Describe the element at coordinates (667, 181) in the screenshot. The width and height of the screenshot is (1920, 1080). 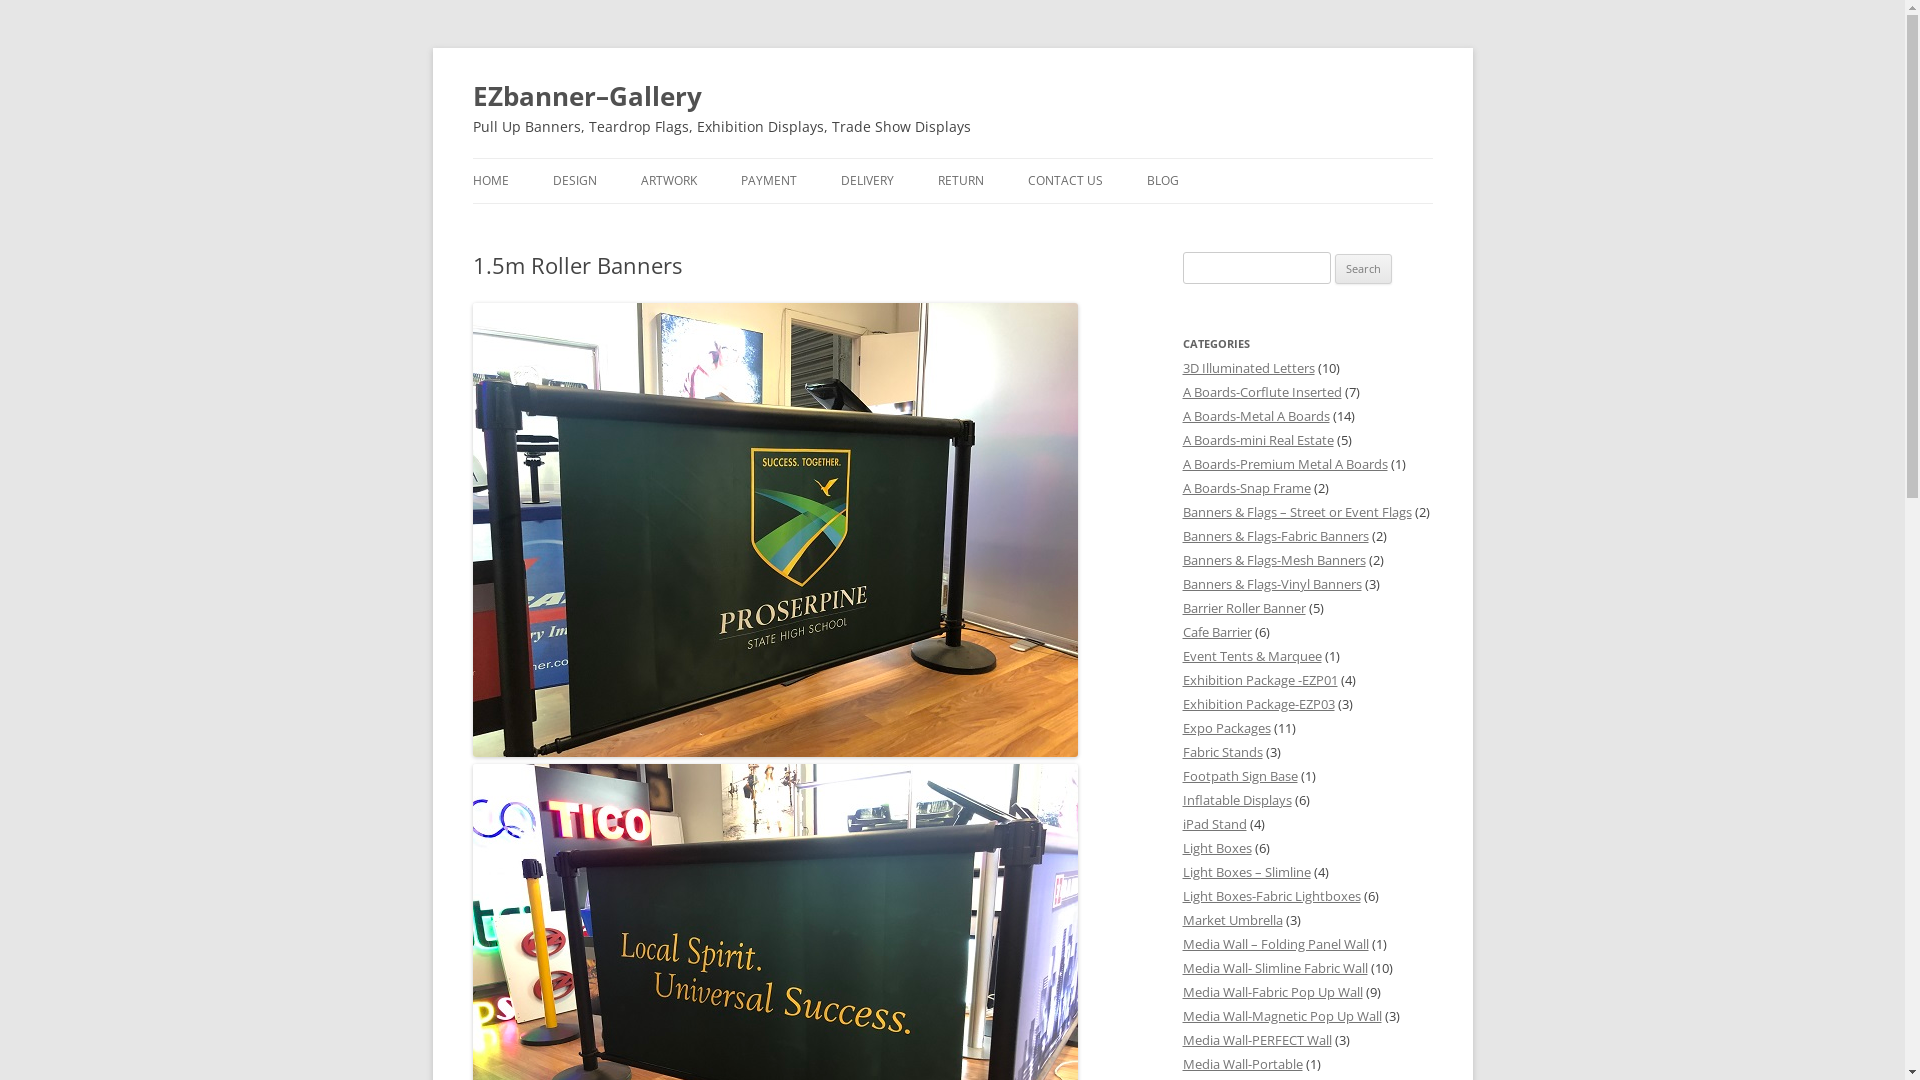
I see `'ARTWORK'` at that location.